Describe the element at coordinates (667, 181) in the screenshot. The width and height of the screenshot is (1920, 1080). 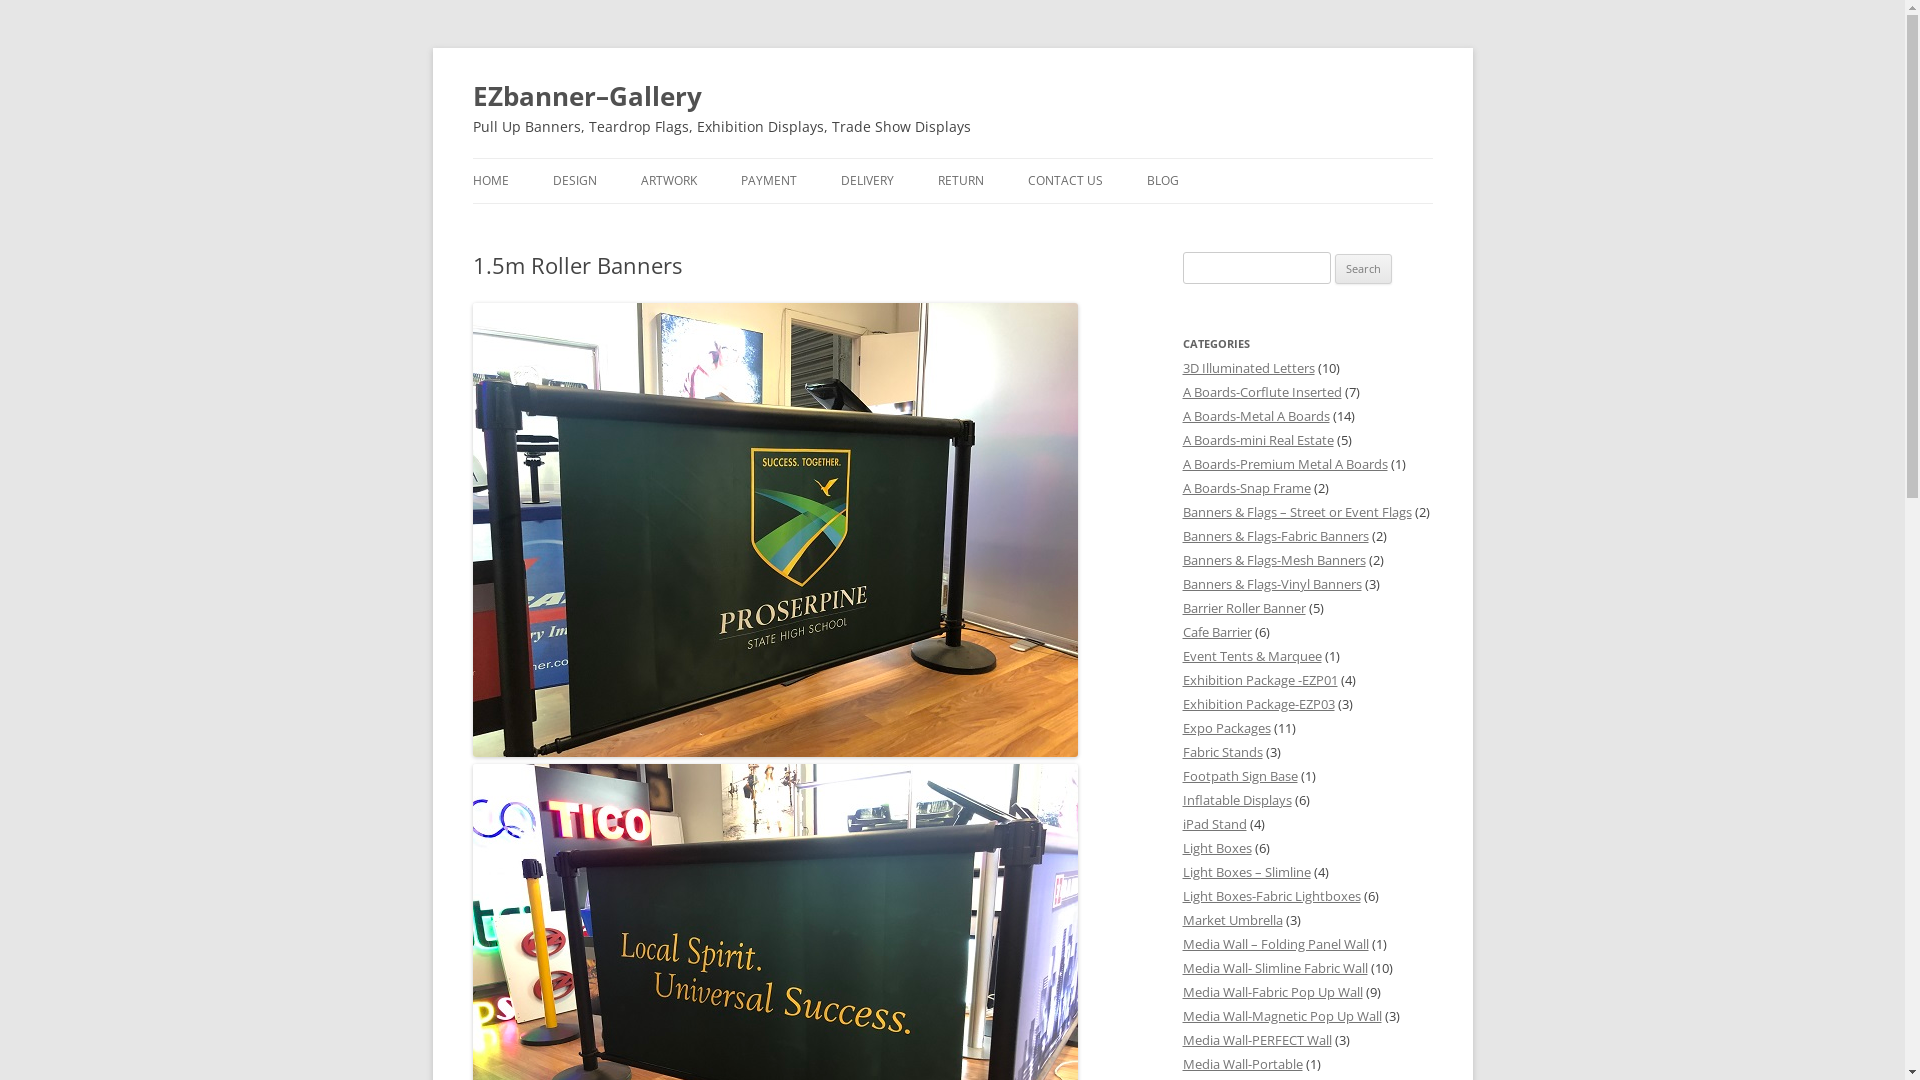
I see `'ARTWORK'` at that location.